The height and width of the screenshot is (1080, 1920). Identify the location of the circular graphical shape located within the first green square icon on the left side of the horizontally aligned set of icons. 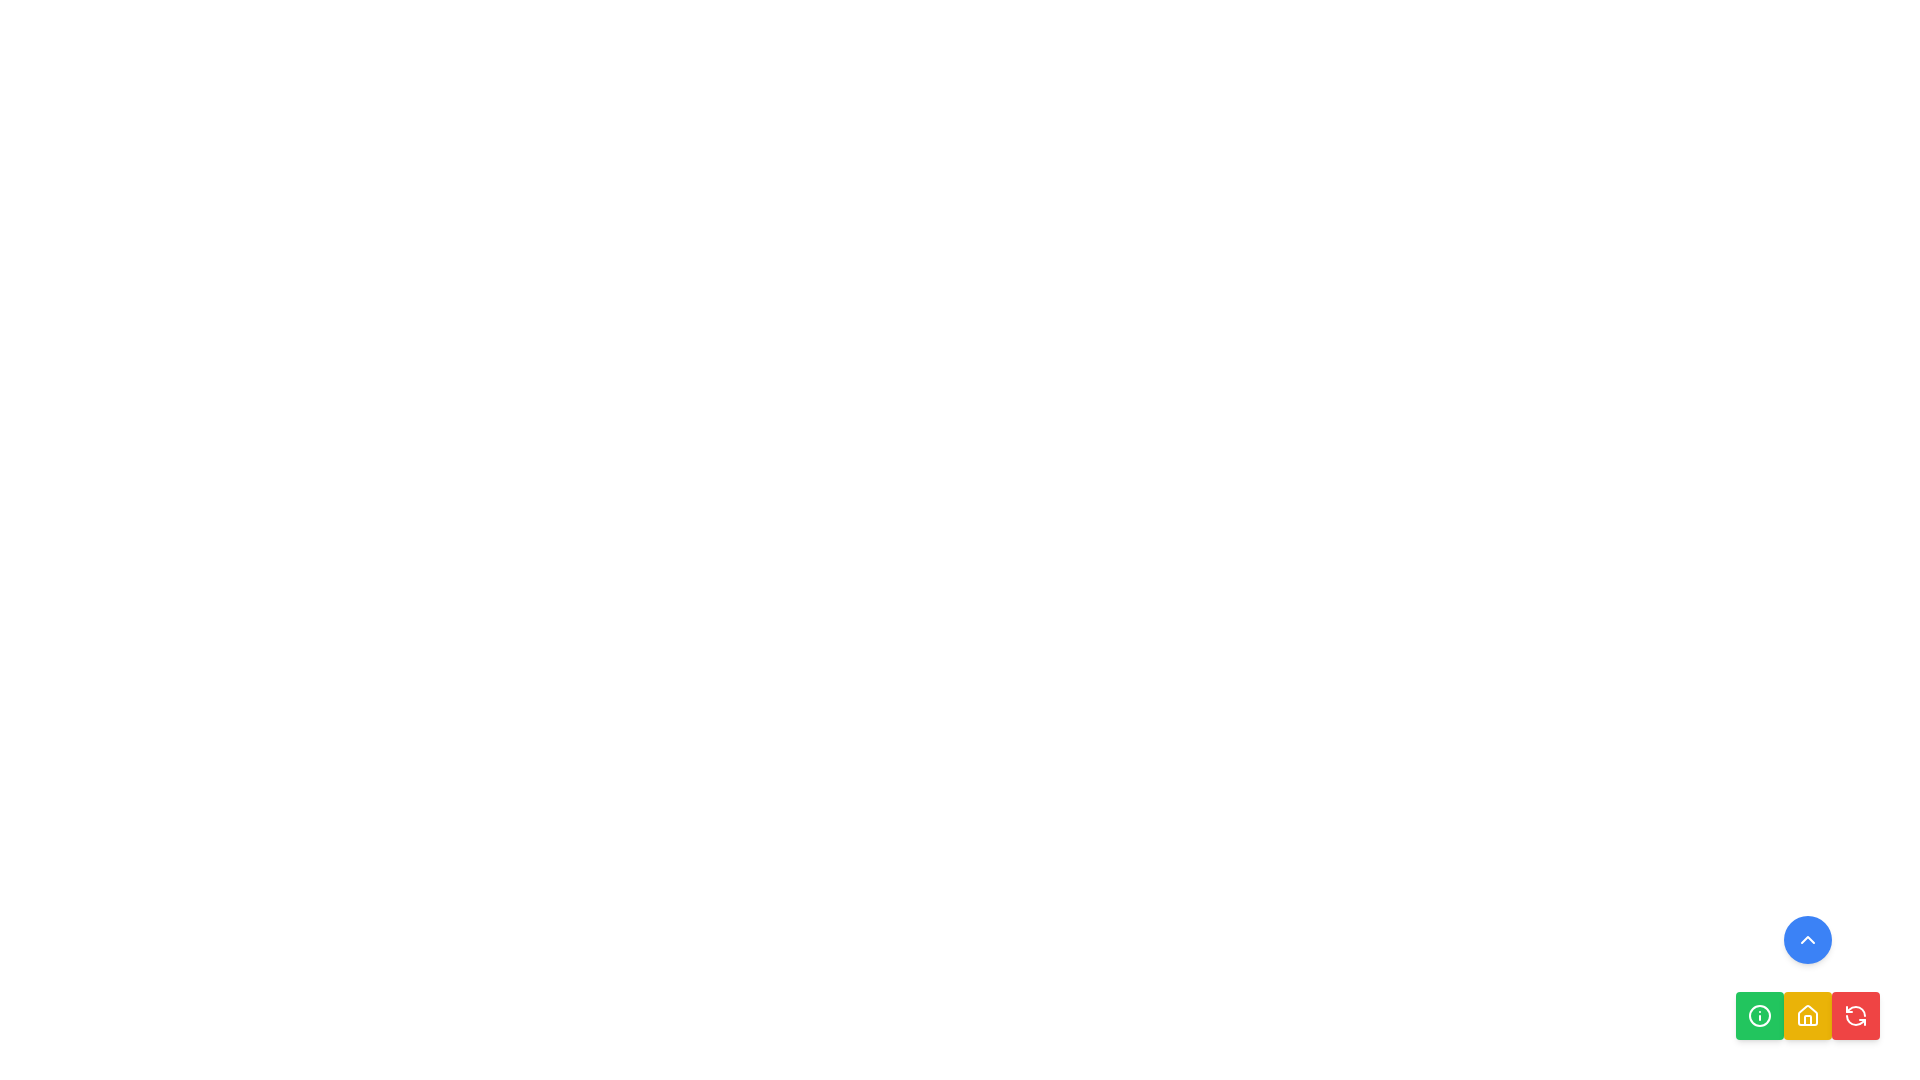
(1760, 1015).